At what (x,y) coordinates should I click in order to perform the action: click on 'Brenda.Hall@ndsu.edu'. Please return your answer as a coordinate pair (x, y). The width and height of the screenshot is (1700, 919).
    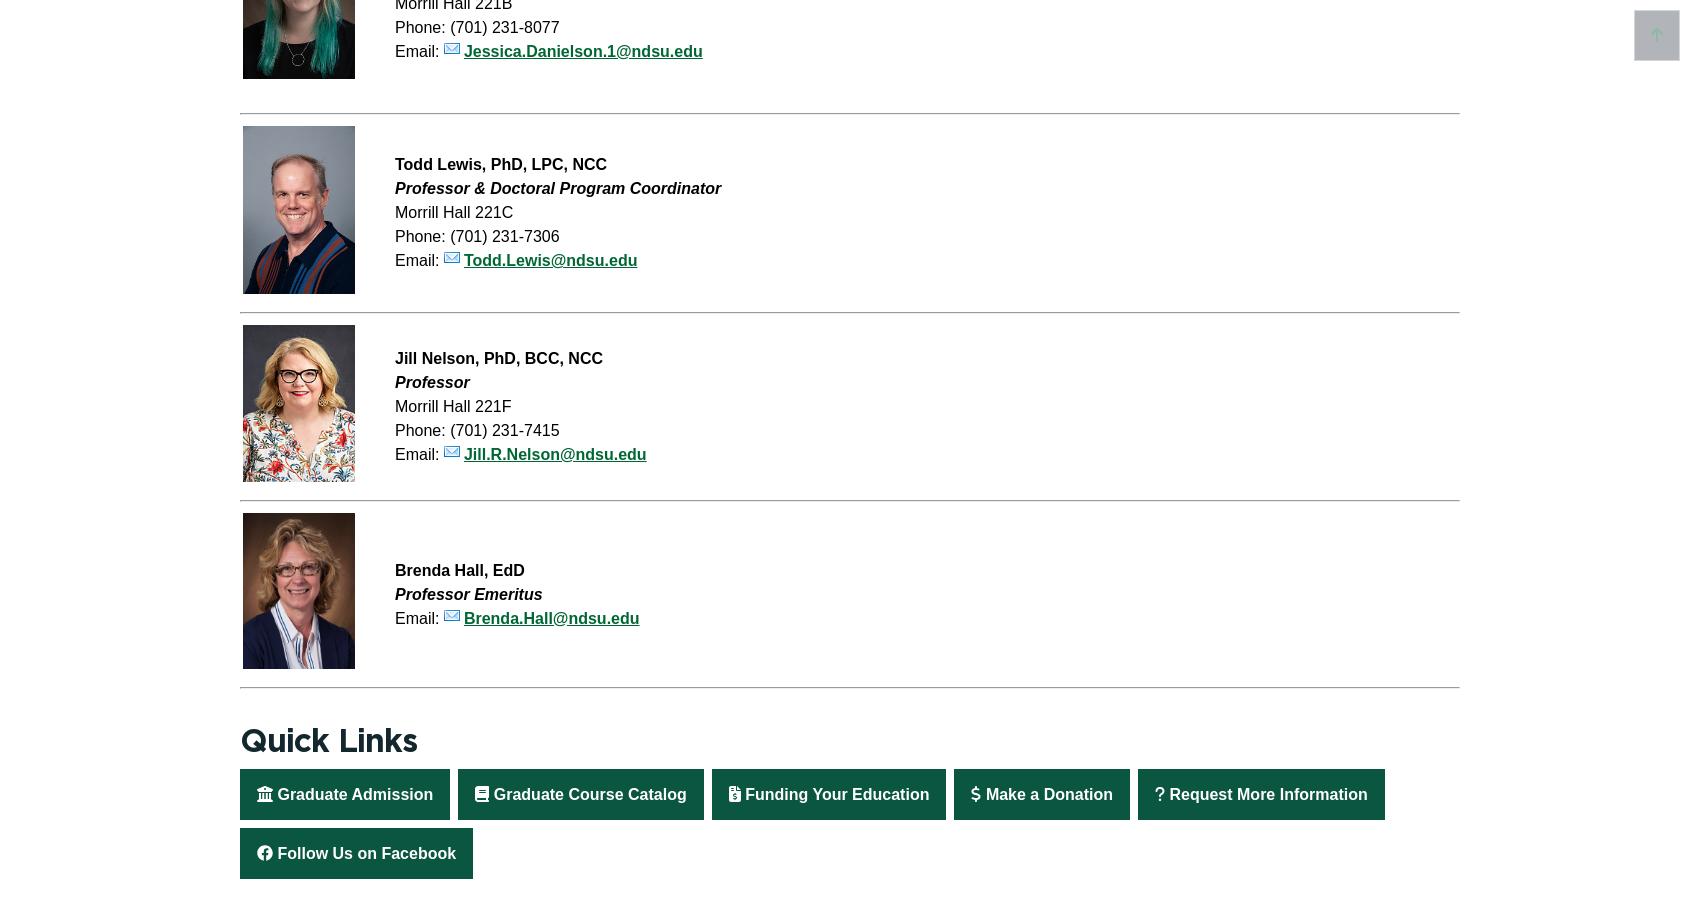
    Looking at the image, I should click on (549, 617).